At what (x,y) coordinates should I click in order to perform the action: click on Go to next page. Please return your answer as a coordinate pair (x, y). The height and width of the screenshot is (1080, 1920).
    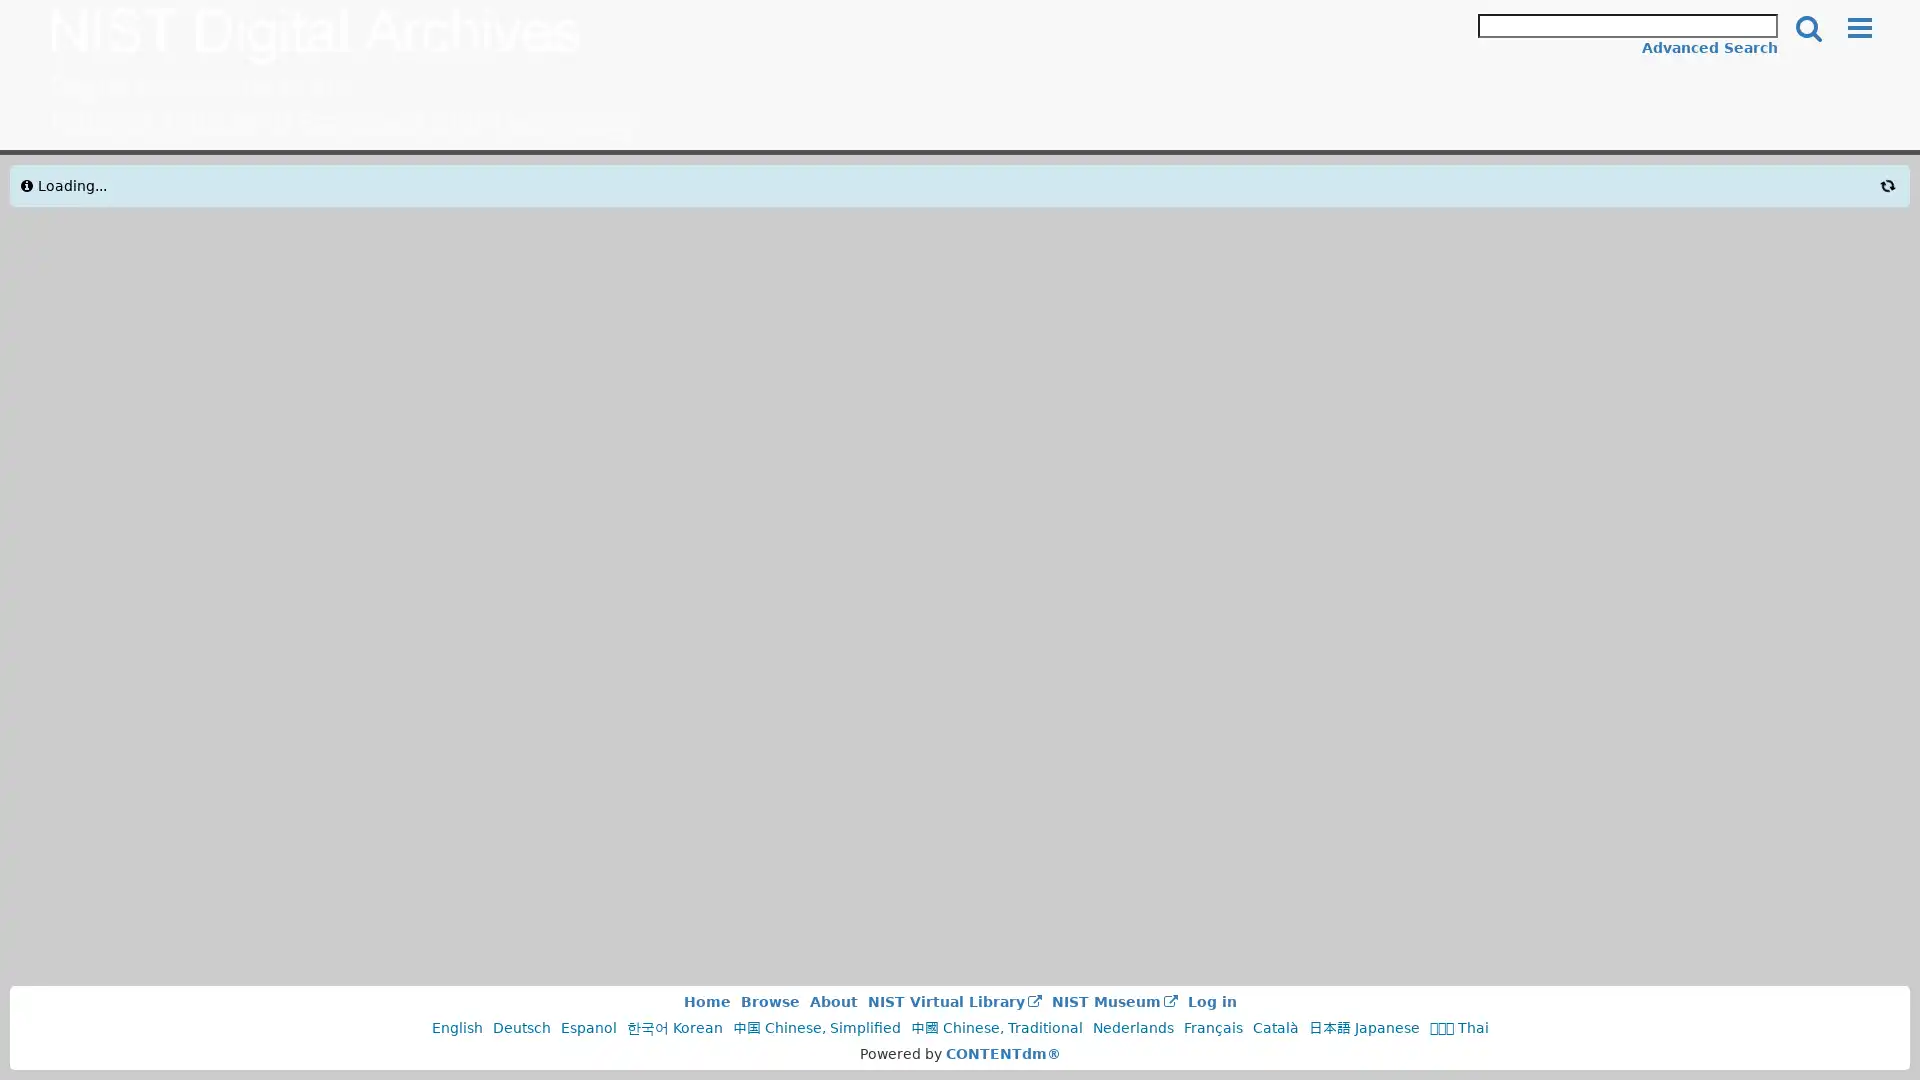
    Looking at the image, I should click on (1334, 350).